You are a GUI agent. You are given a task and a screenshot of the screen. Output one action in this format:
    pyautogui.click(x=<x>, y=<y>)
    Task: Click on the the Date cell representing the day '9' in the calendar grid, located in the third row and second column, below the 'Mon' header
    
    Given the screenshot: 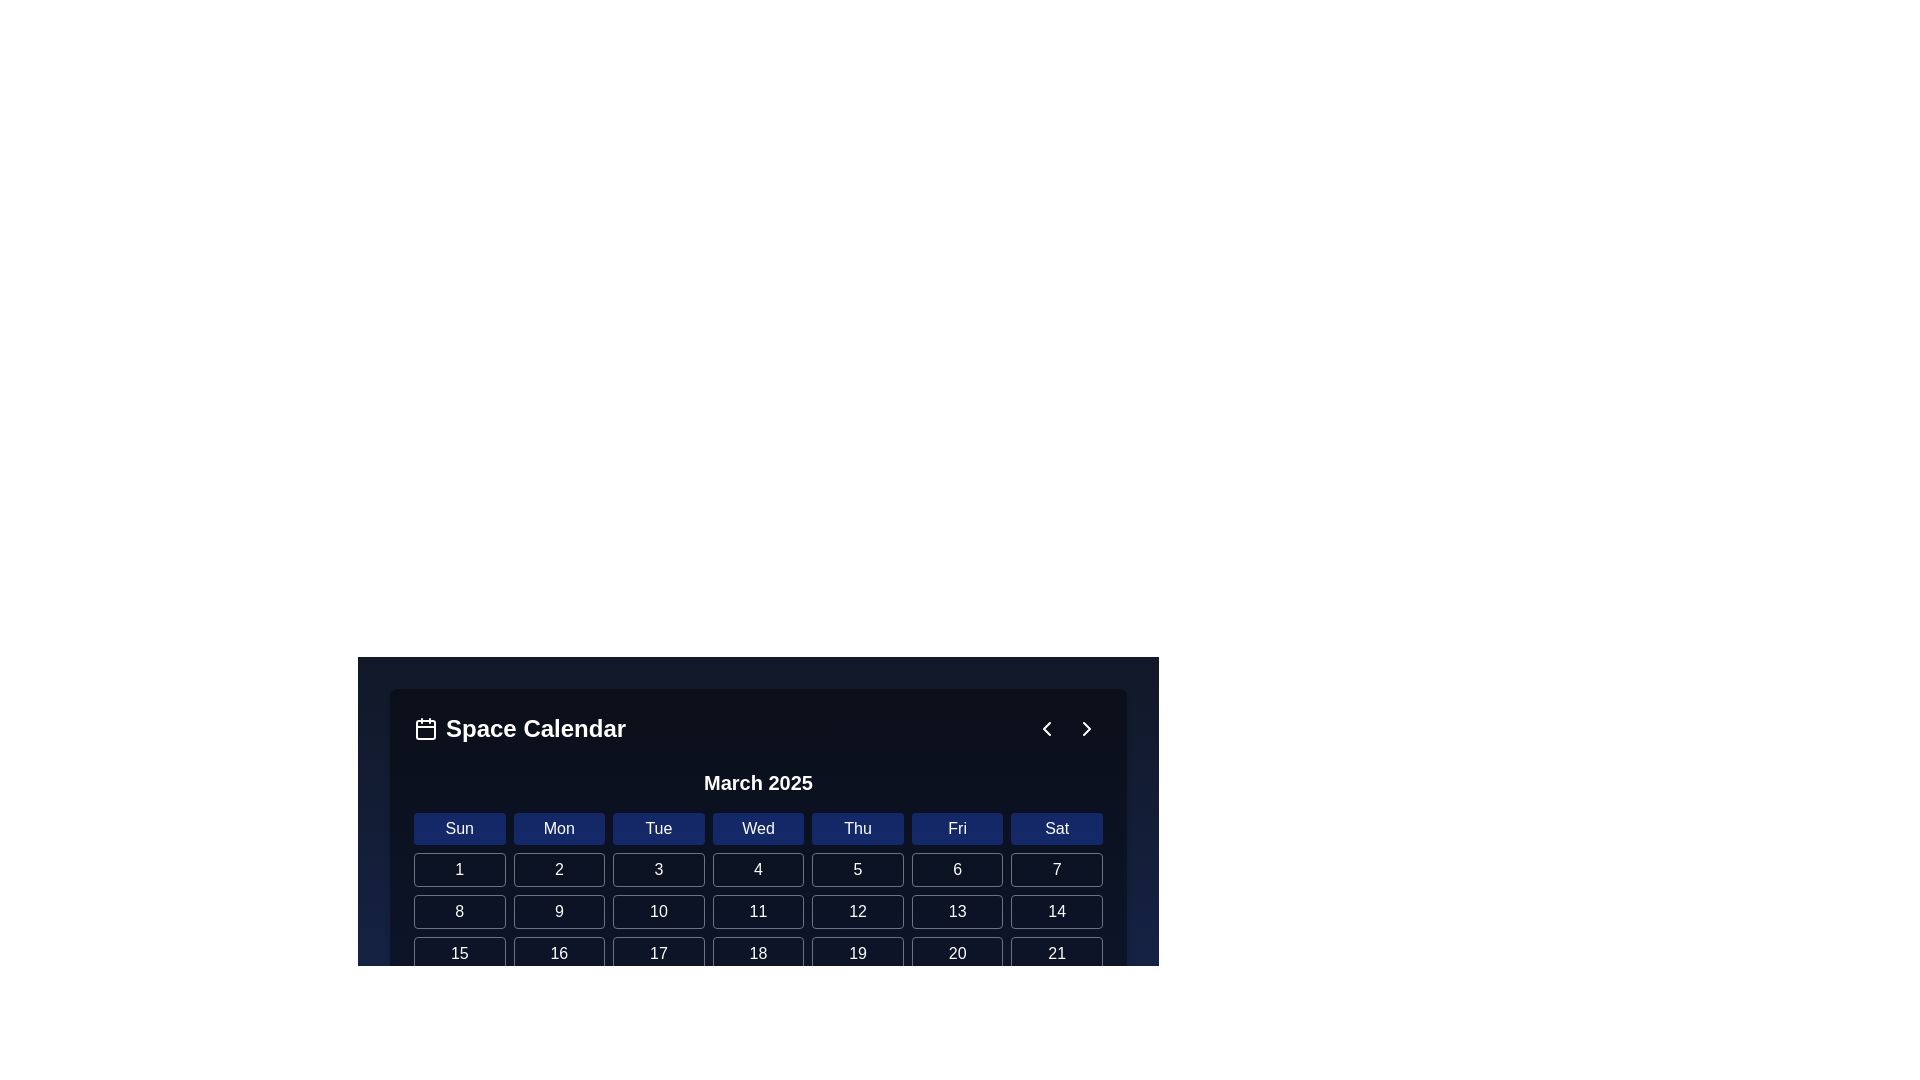 What is the action you would take?
    pyautogui.click(x=559, y=911)
    